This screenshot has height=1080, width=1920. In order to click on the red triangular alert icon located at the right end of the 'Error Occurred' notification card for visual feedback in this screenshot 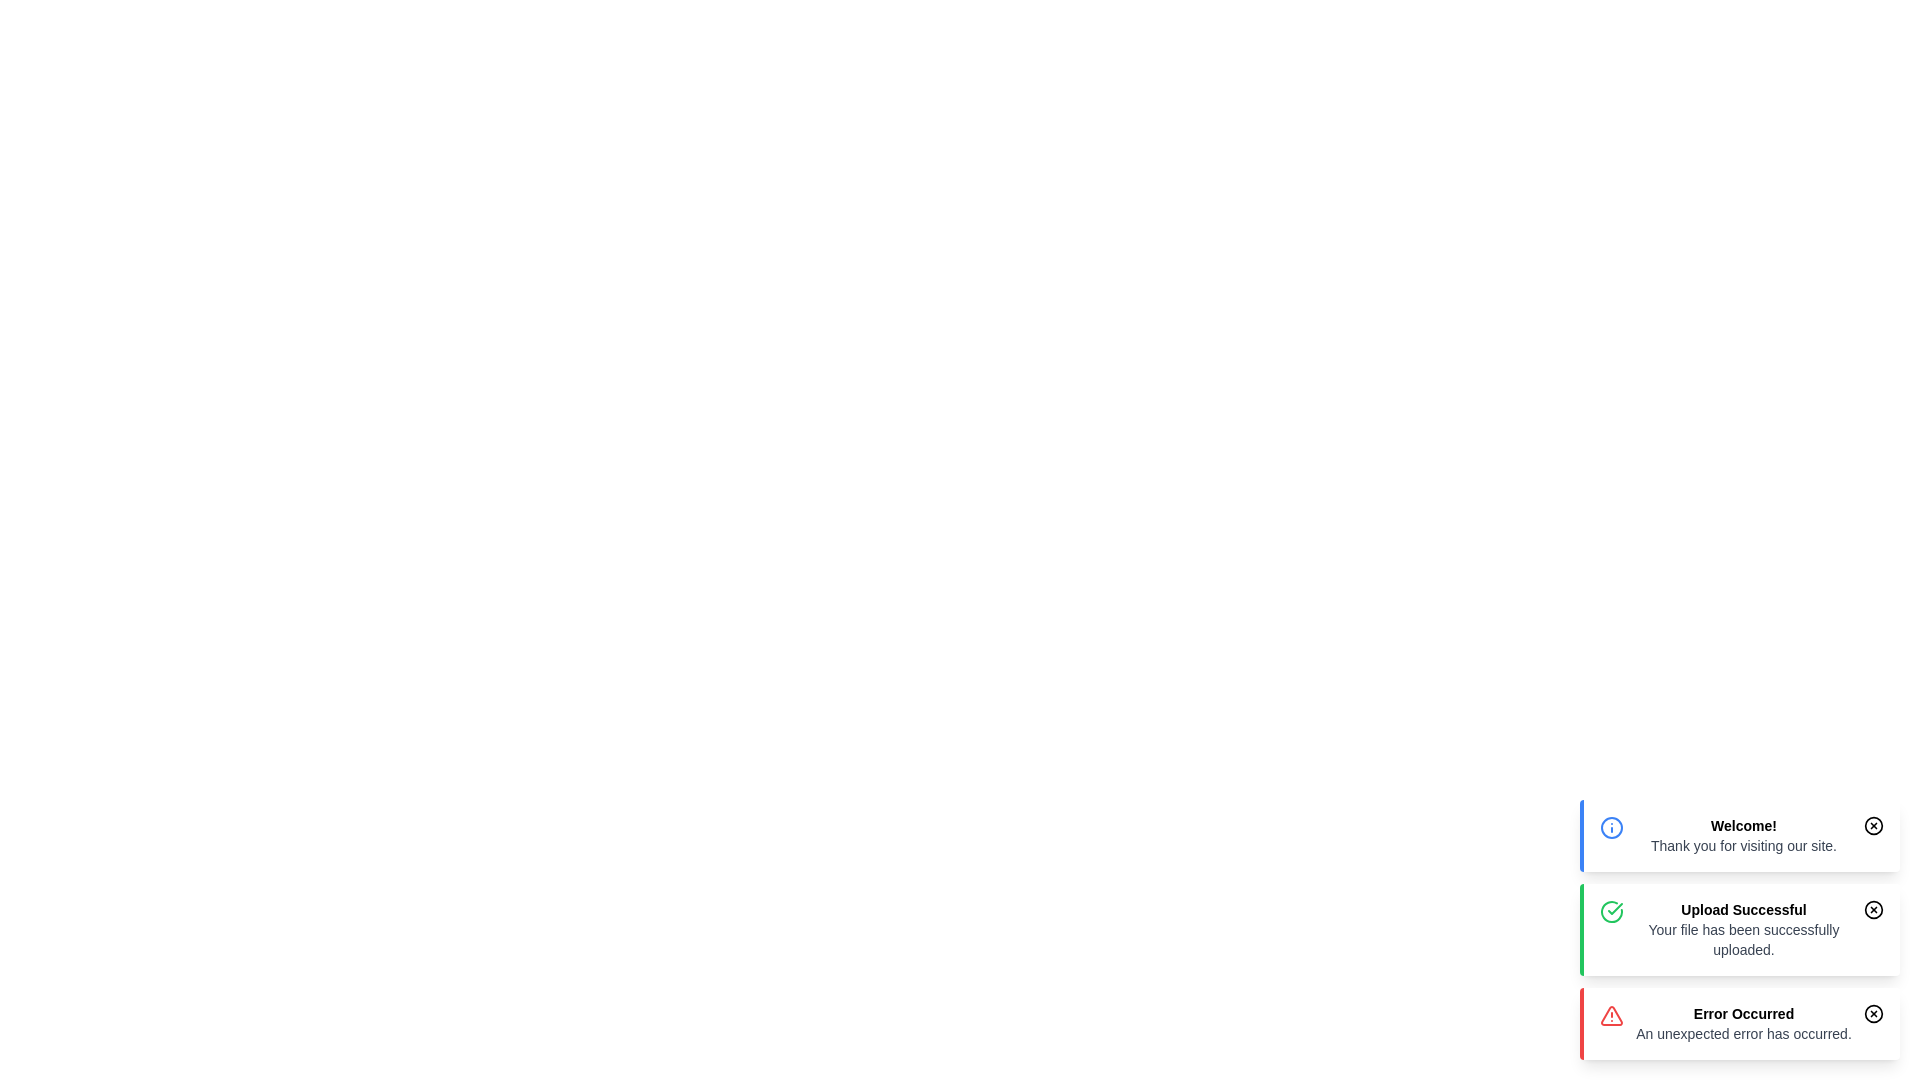, I will do `click(1612, 1015)`.